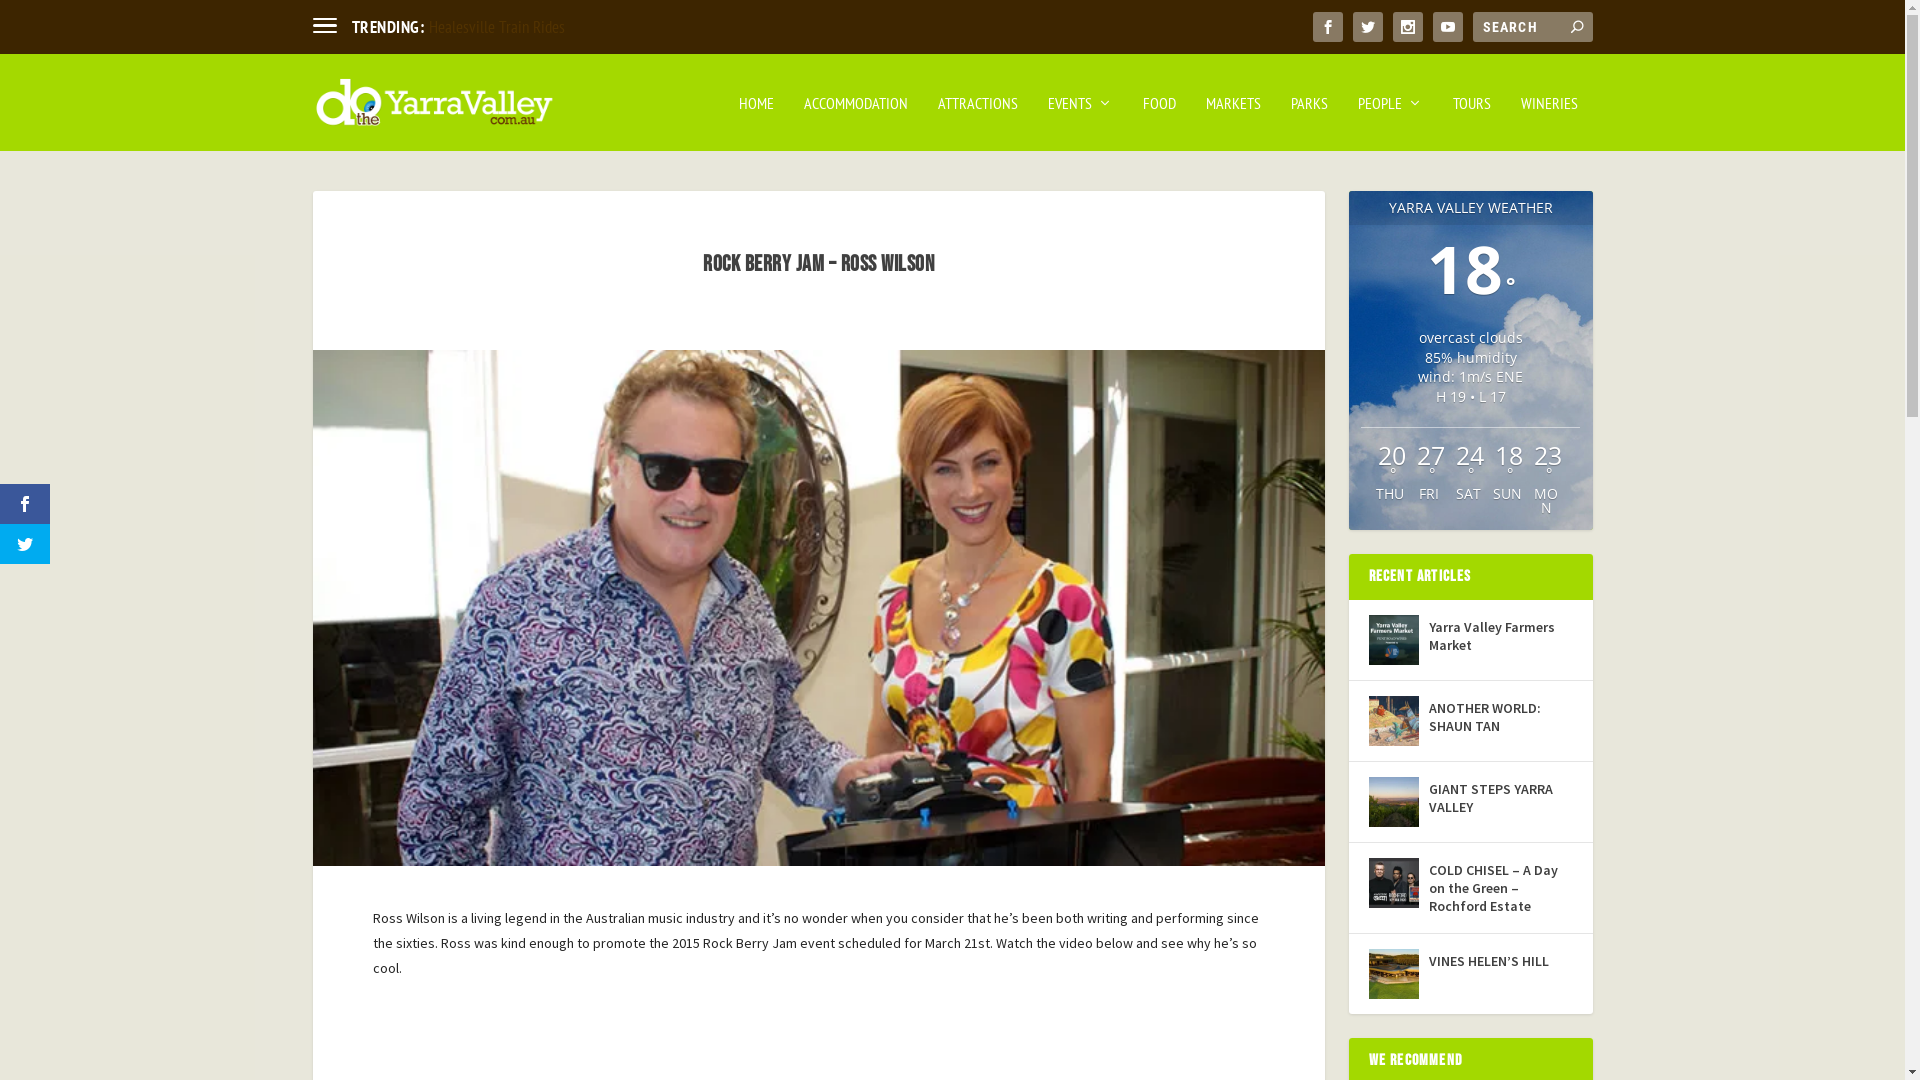  What do you see at coordinates (1158, 123) in the screenshot?
I see `'FOOD'` at bounding box center [1158, 123].